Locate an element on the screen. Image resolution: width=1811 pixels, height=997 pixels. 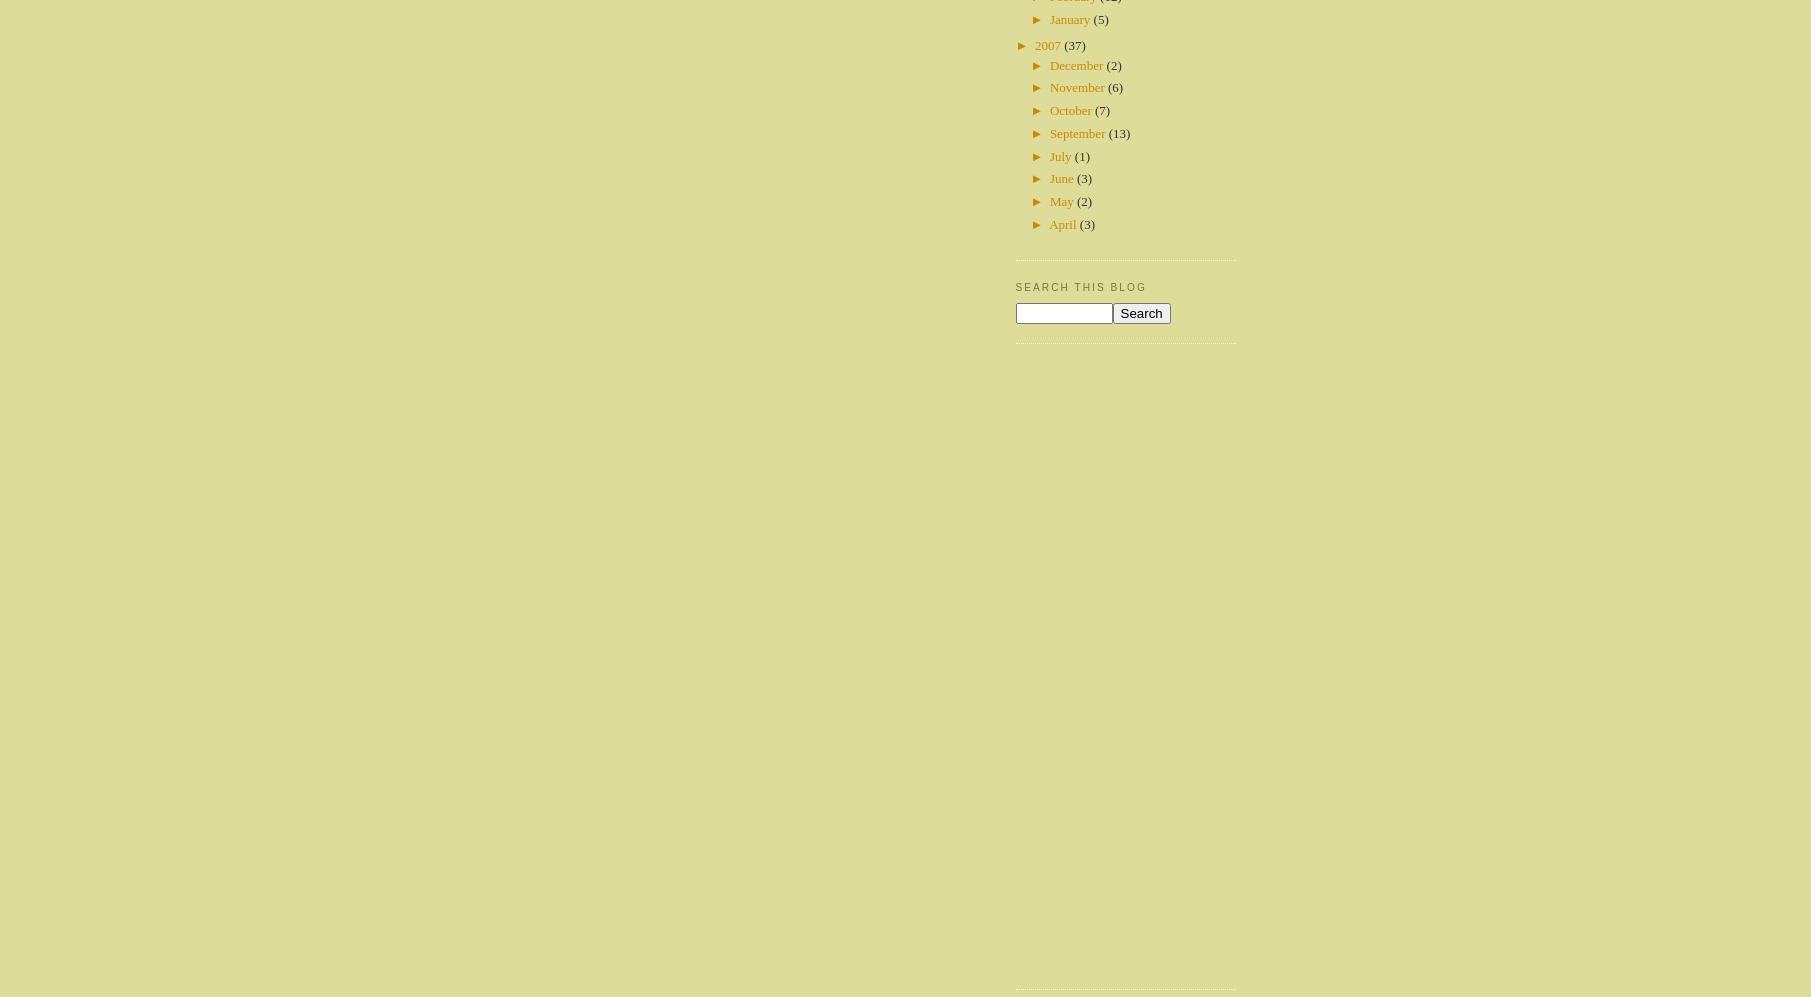
'April' is located at coordinates (1048, 223).